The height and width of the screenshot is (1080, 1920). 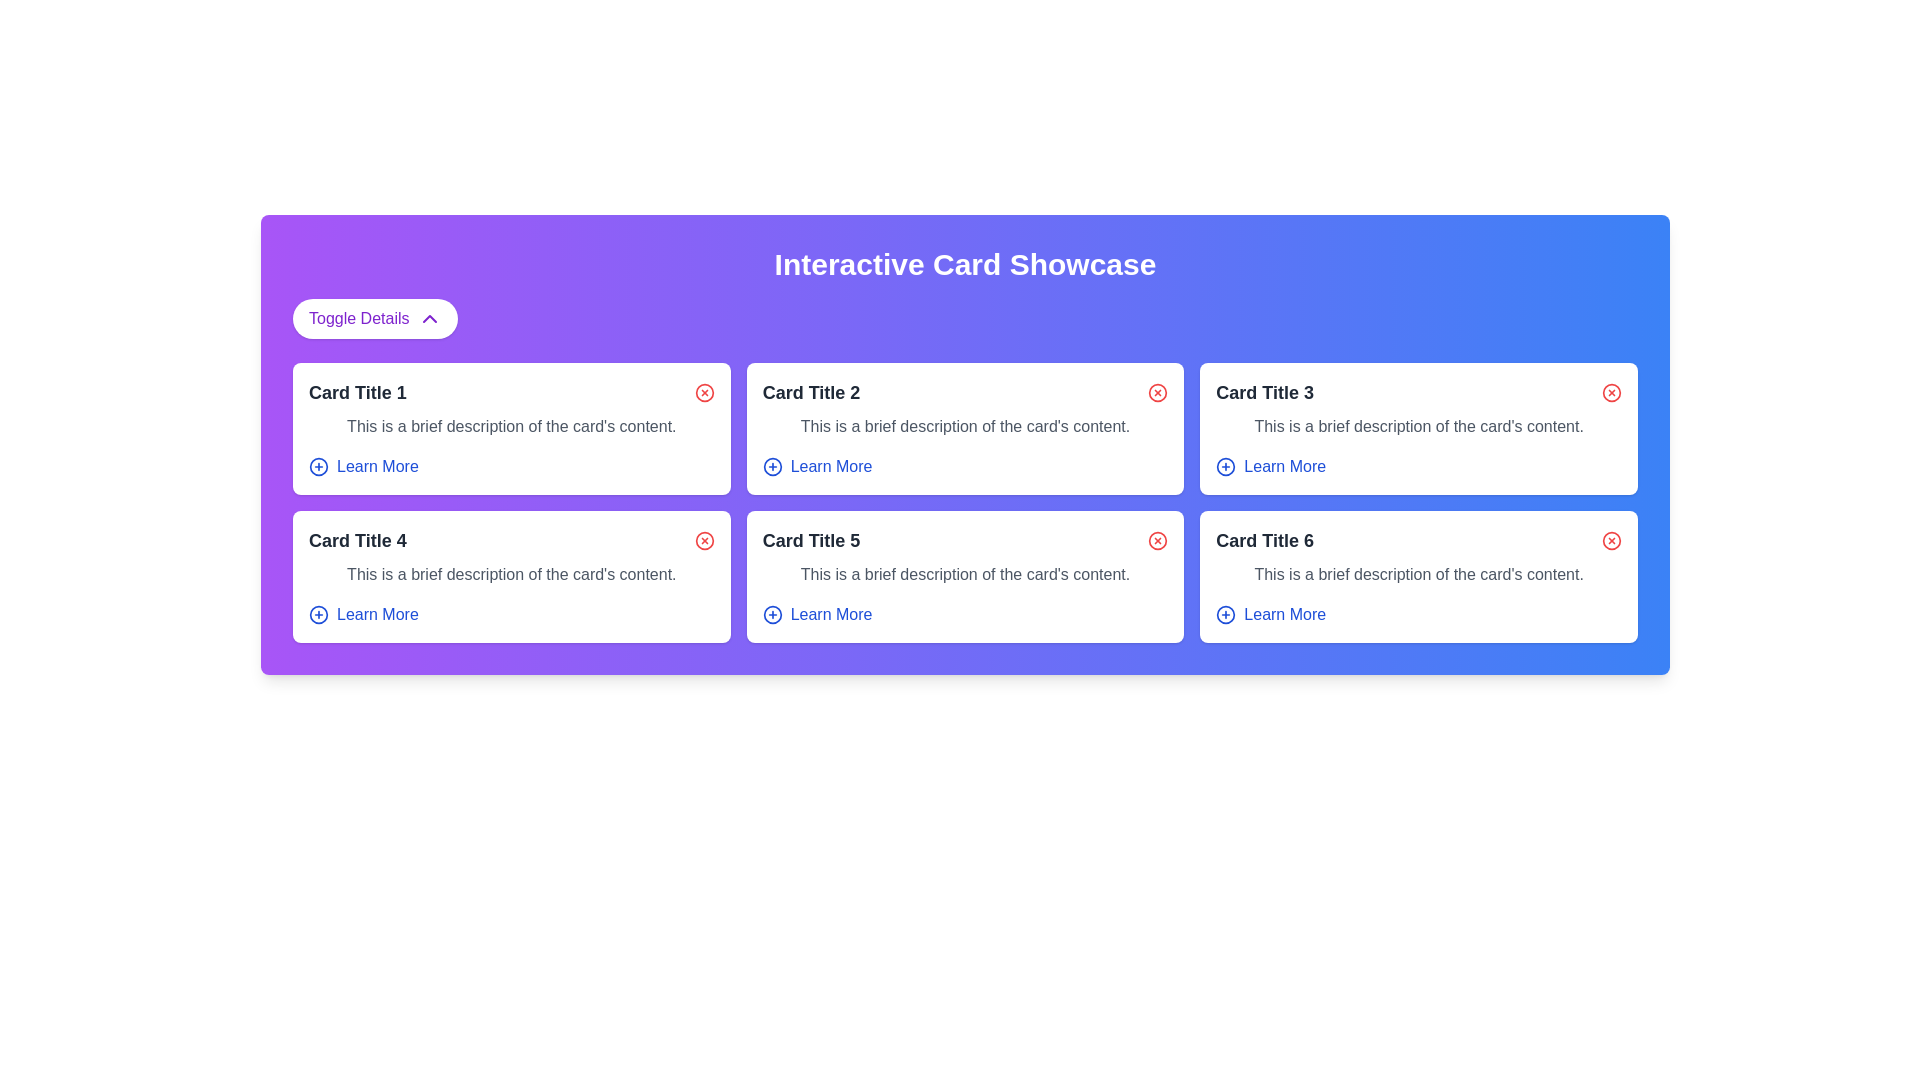 I want to click on the Graphic icon (SVG vector element) in the 'Learn More' section of 'Card Title 2', so click(x=771, y=466).